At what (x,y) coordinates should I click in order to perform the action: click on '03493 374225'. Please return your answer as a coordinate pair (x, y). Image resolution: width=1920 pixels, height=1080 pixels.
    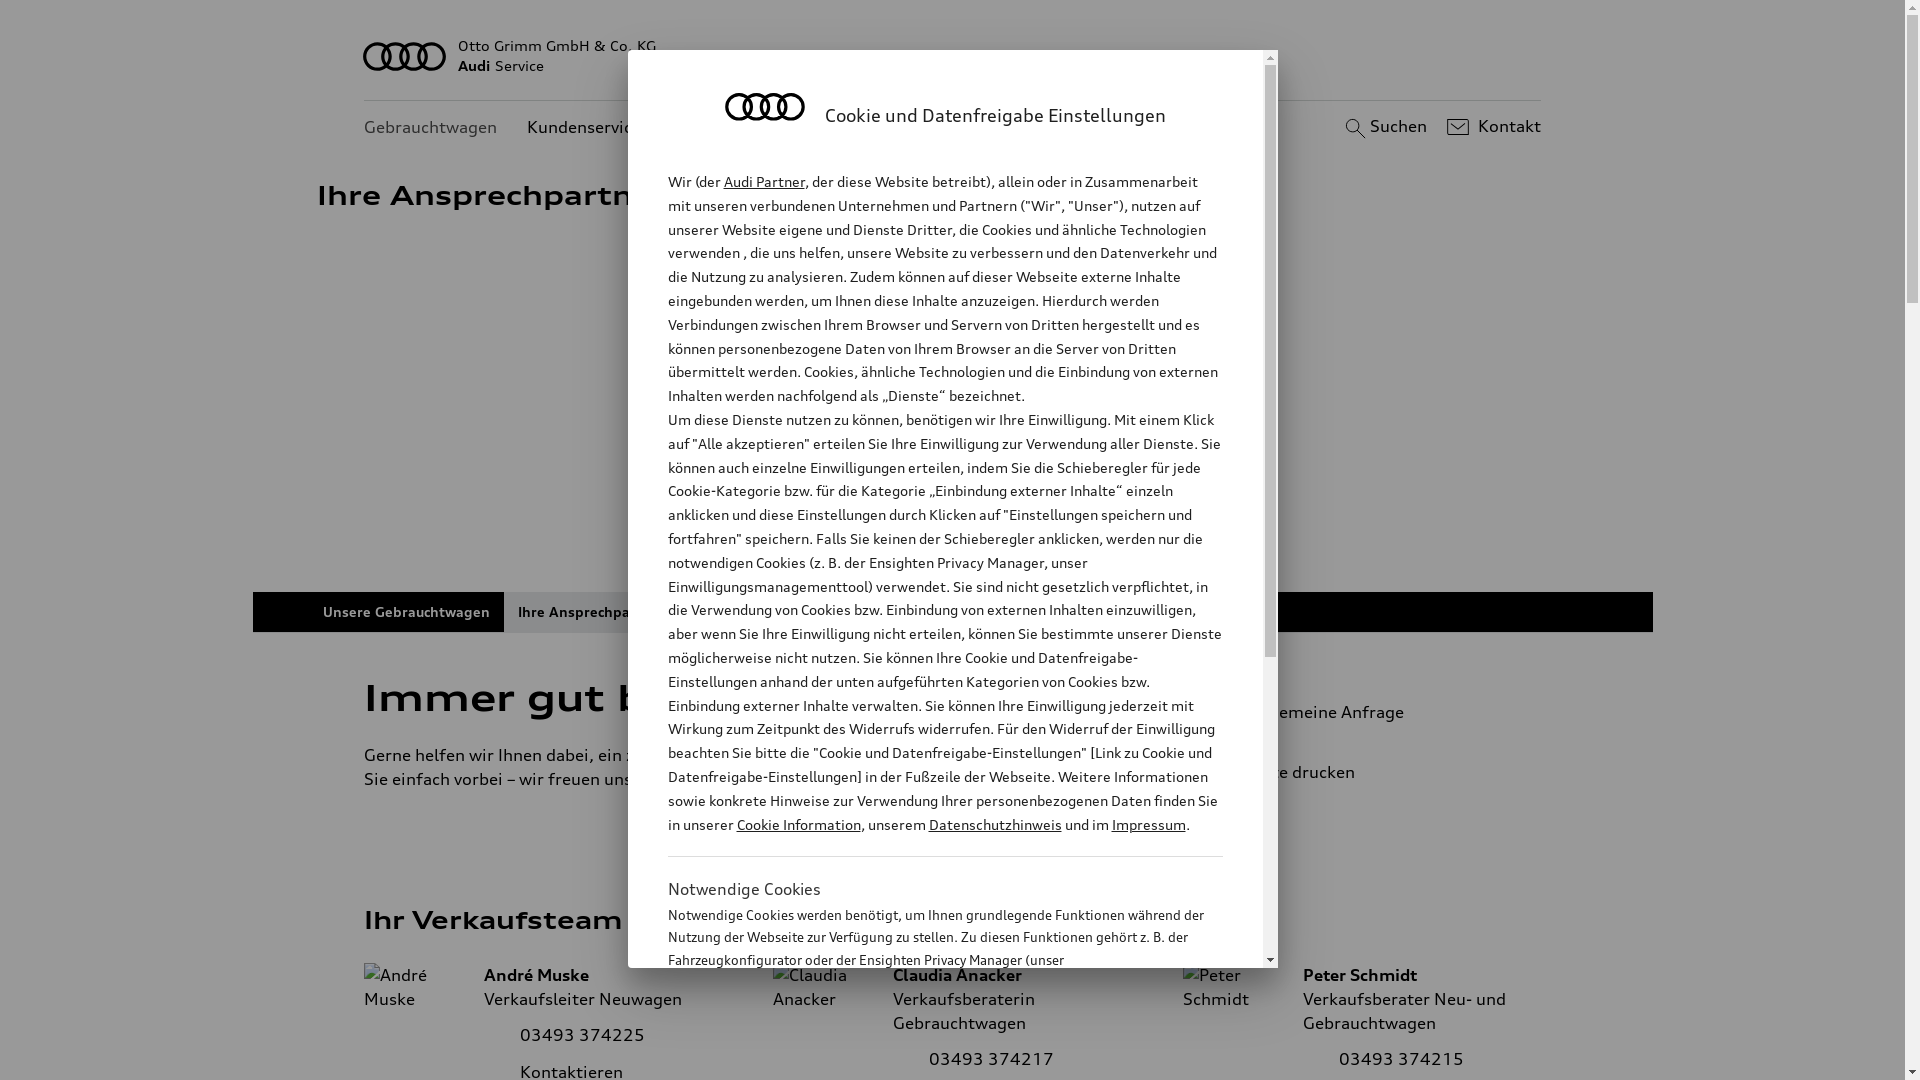
    Looking at the image, I should click on (581, 1034).